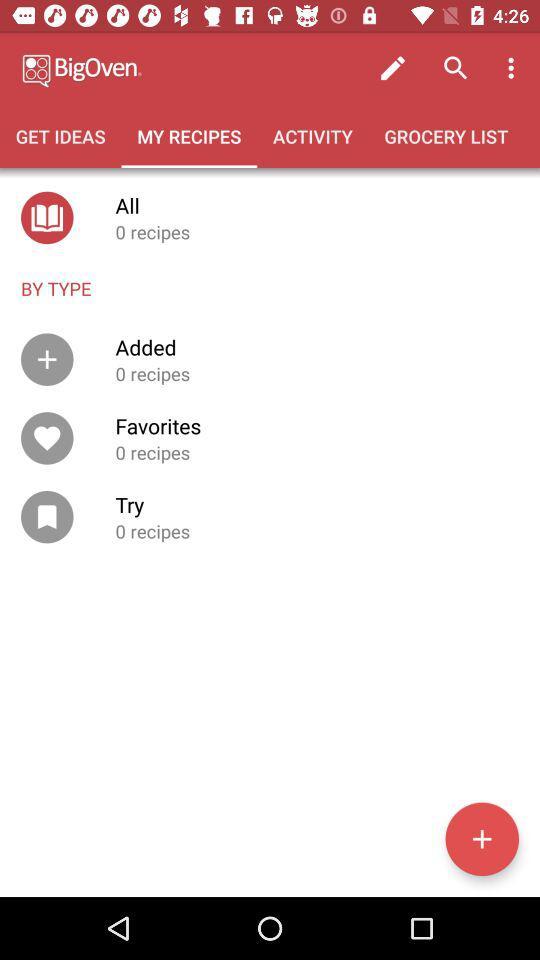  I want to click on icon left side to try option, so click(47, 515).